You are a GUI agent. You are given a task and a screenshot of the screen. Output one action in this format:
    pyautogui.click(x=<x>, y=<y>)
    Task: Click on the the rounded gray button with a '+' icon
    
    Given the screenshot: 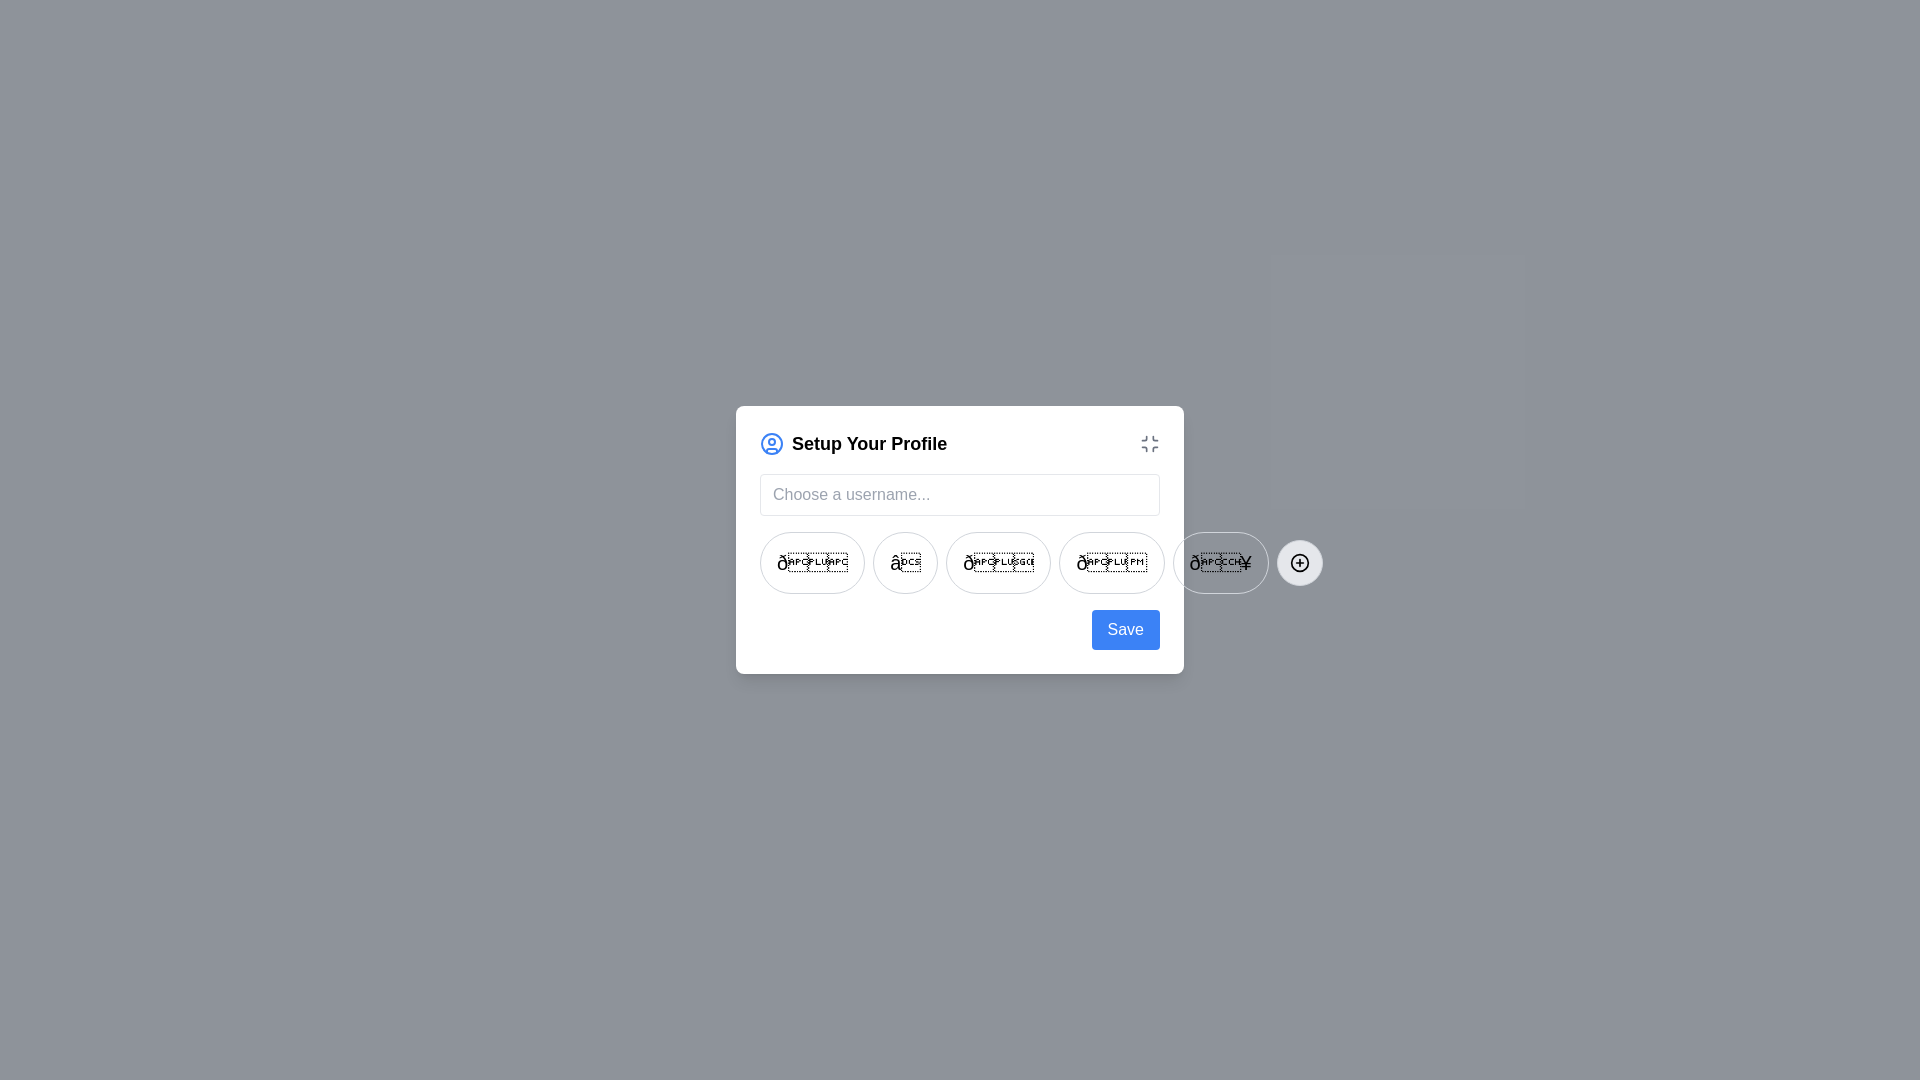 What is the action you would take?
    pyautogui.click(x=1299, y=563)
    